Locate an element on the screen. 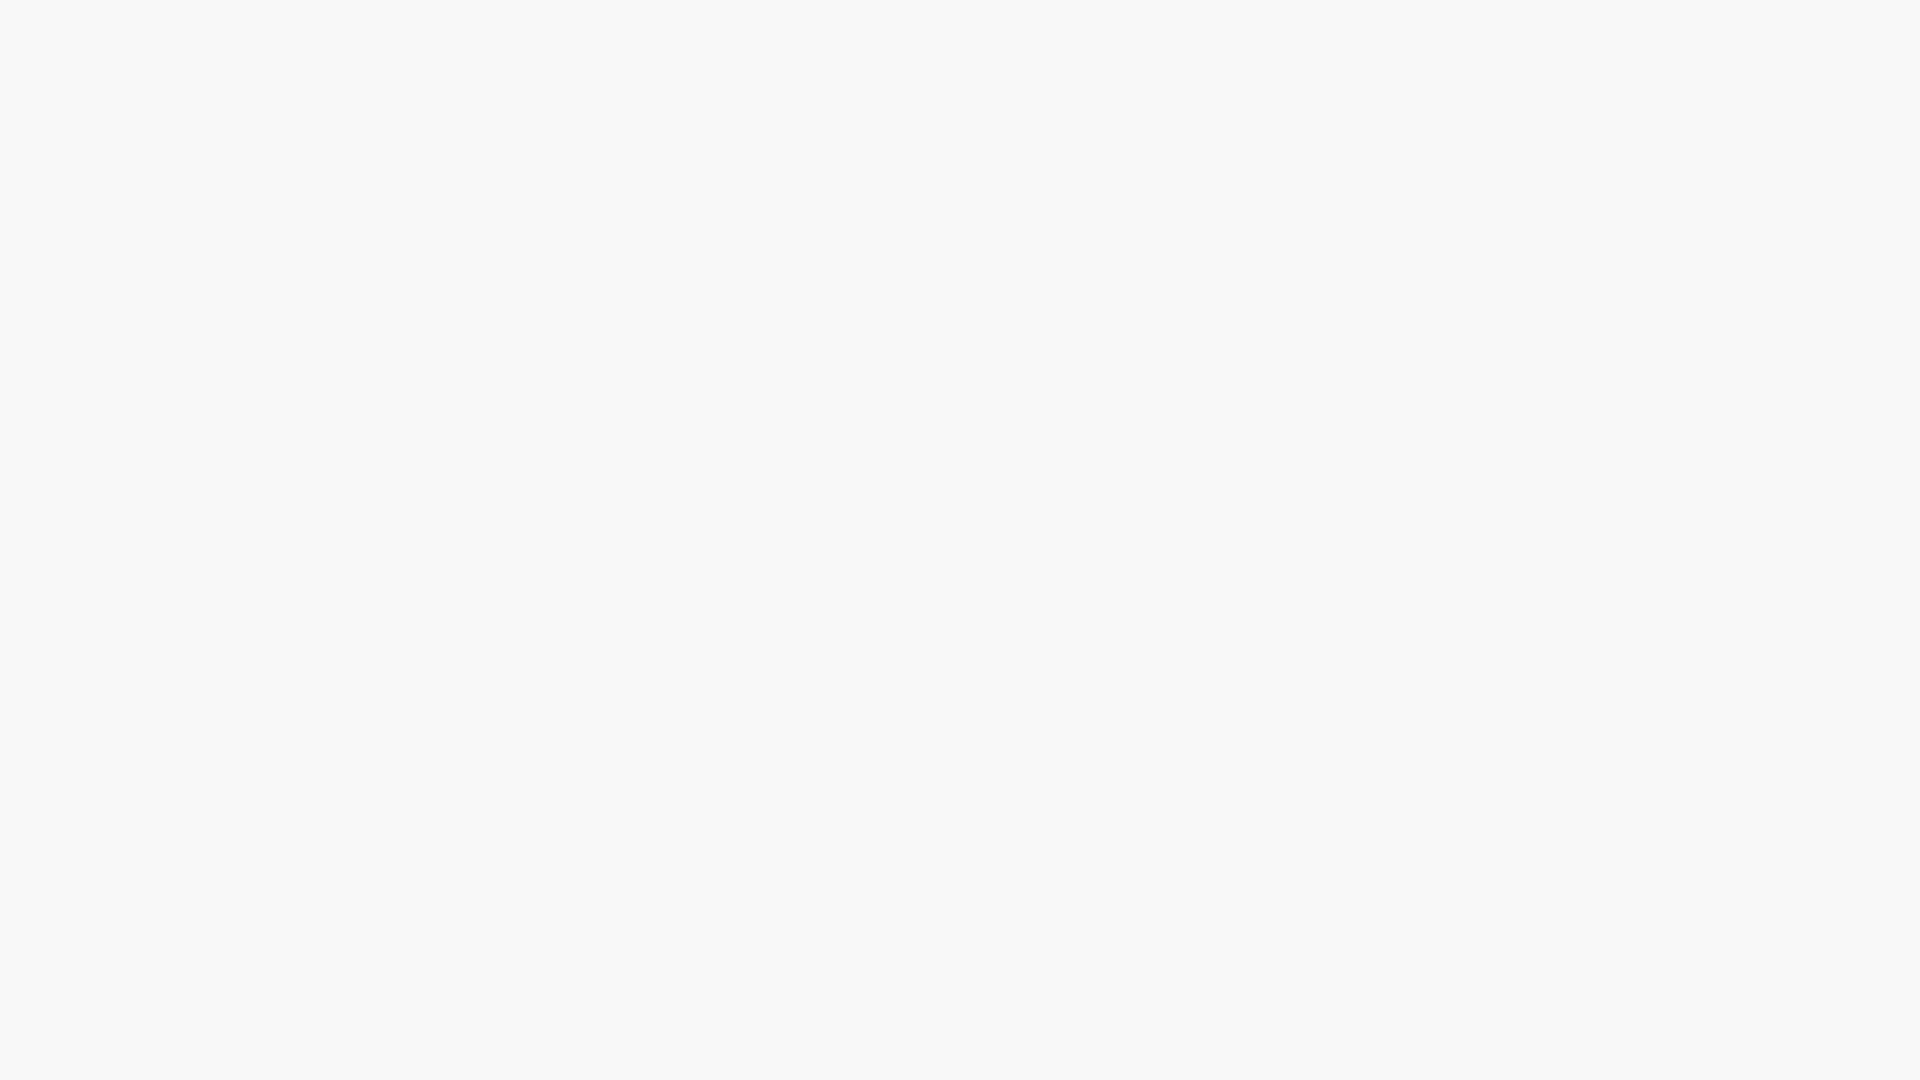 Image resolution: width=1920 pixels, height=1080 pixels. Botao Compartilhar is located at coordinates (624, 566).